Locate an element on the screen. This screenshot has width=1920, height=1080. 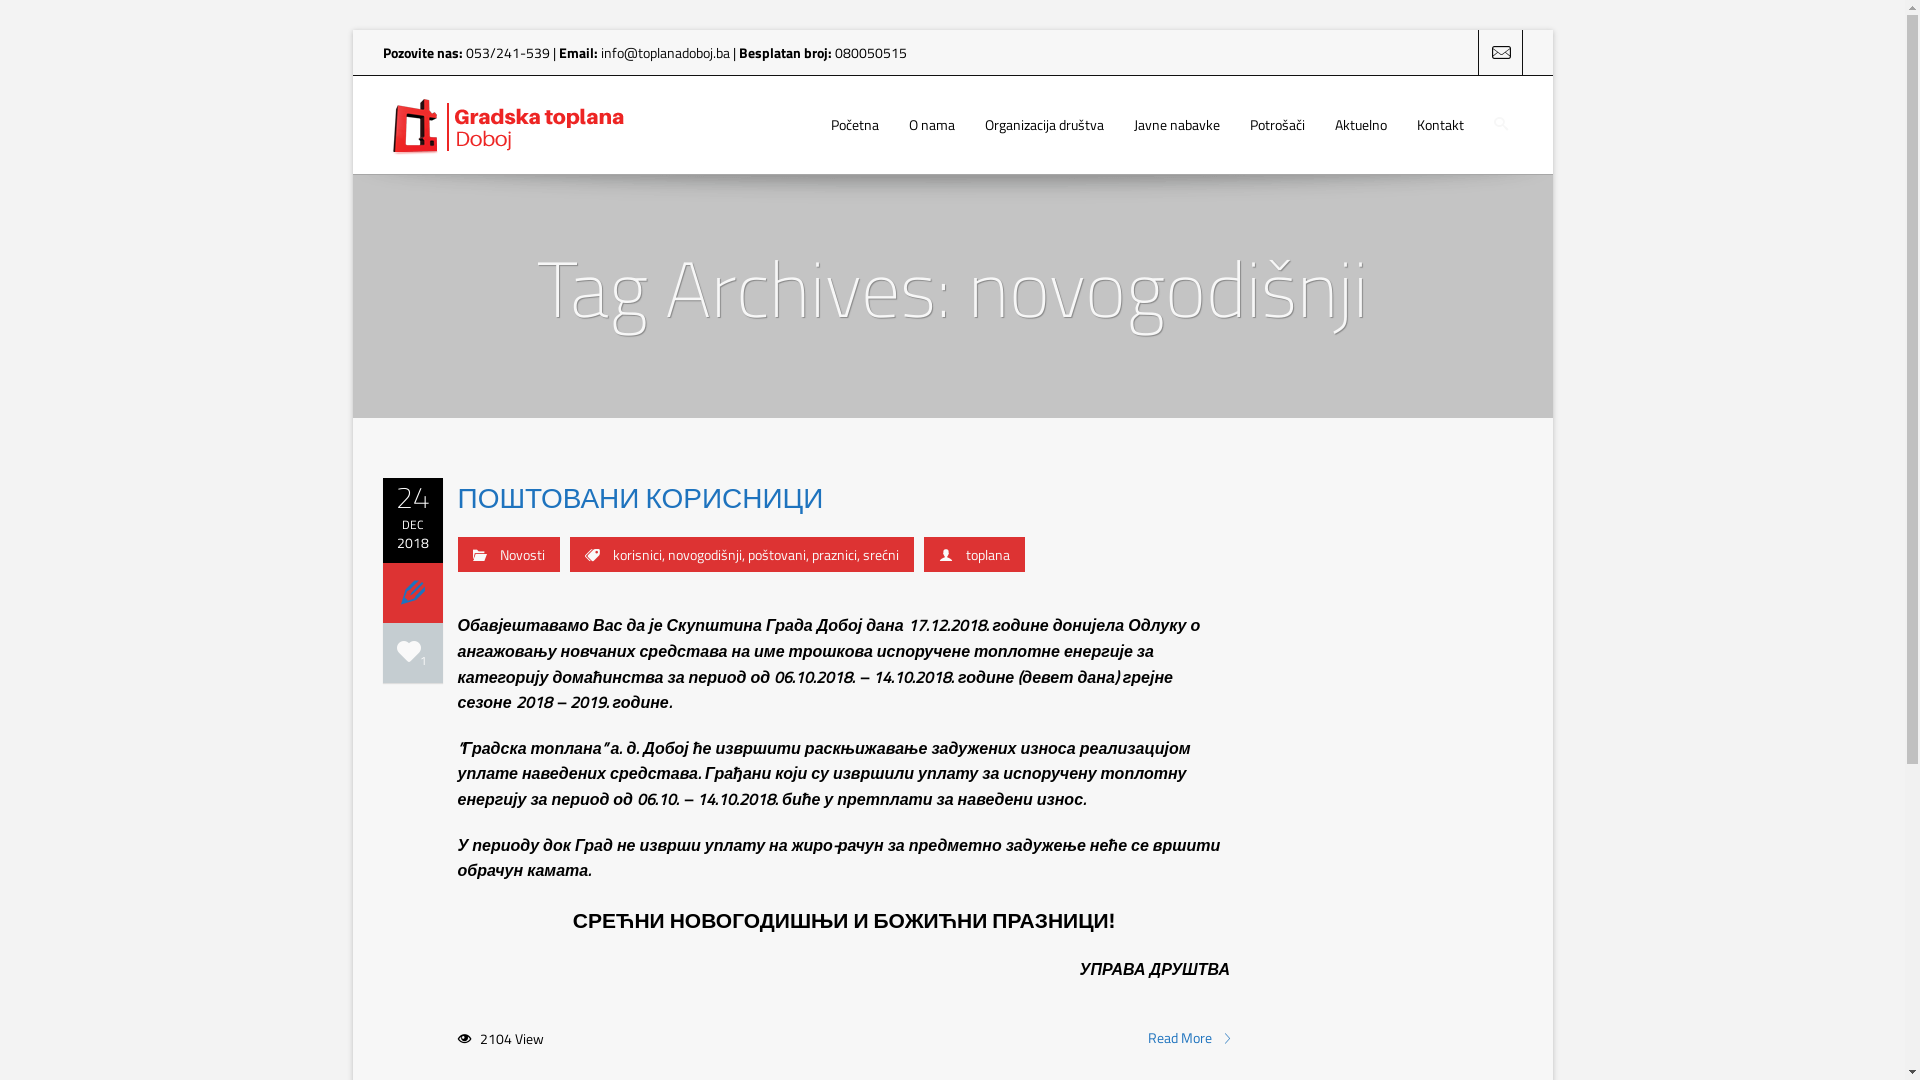
'24 is located at coordinates (411, 515).